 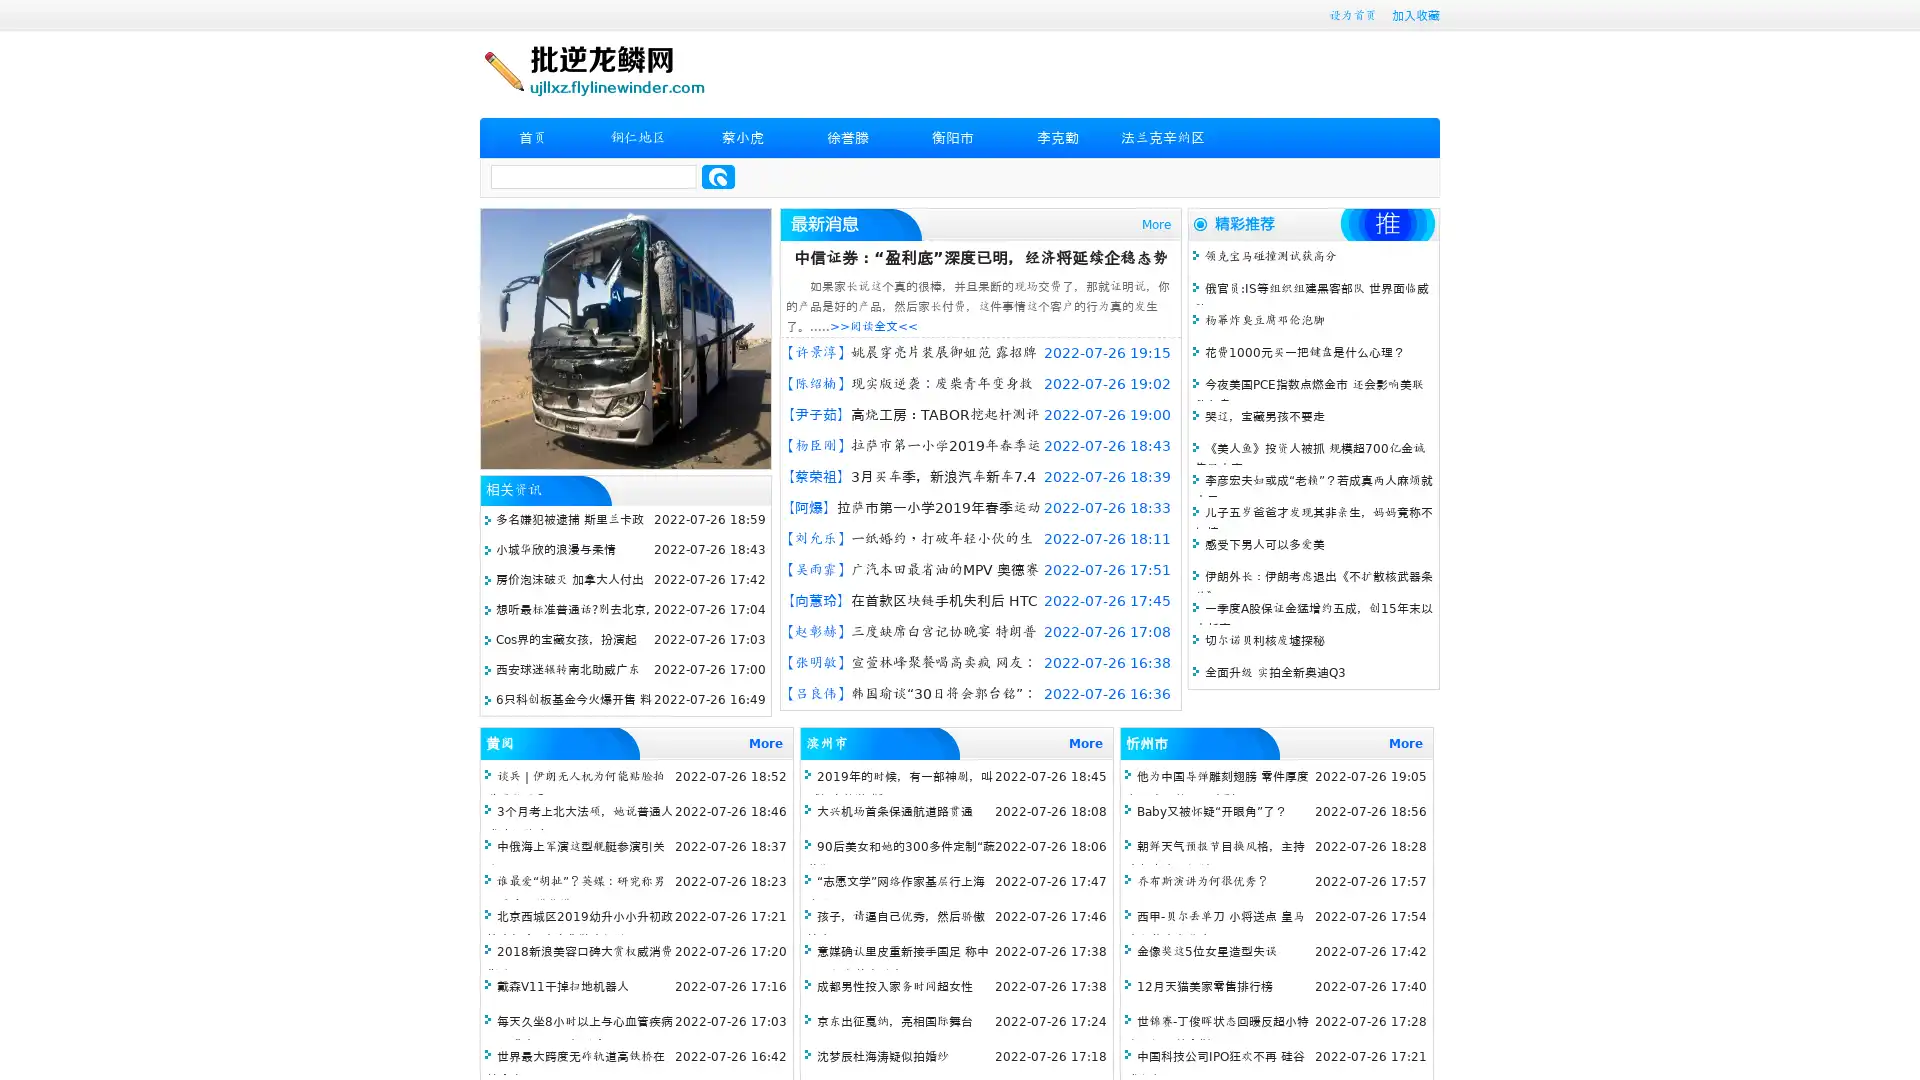 I want to click on Search, so click(x=718, y=176).